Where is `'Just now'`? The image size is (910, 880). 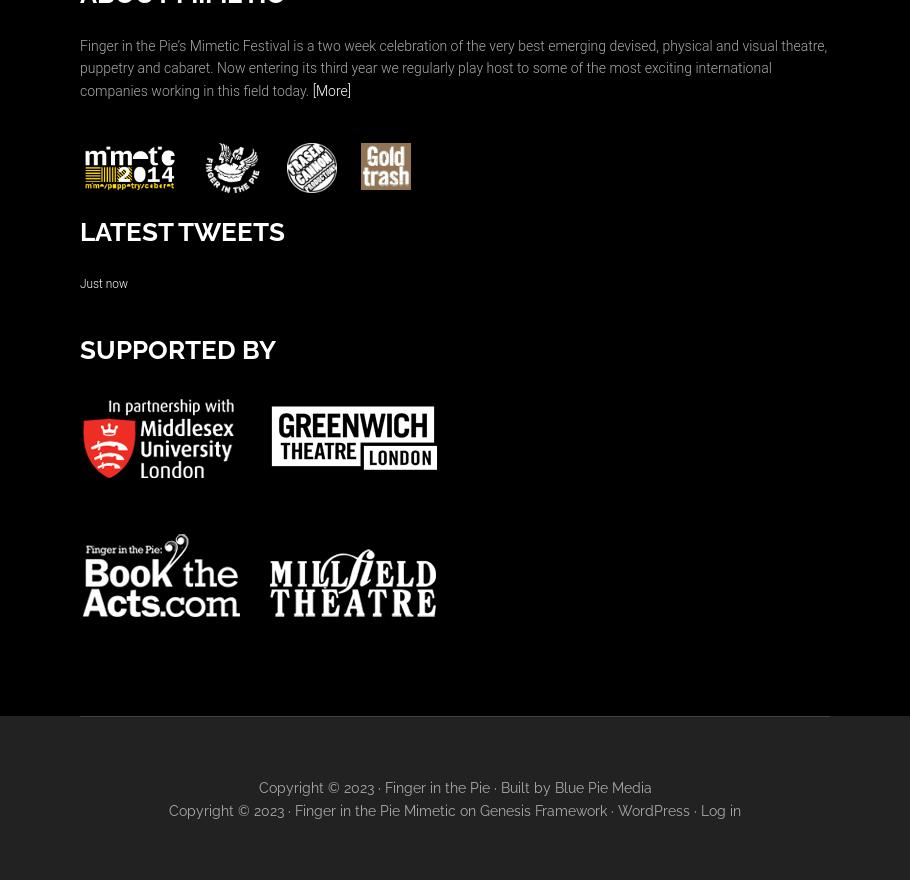 'Just now' is located at coordinates (104, 283).